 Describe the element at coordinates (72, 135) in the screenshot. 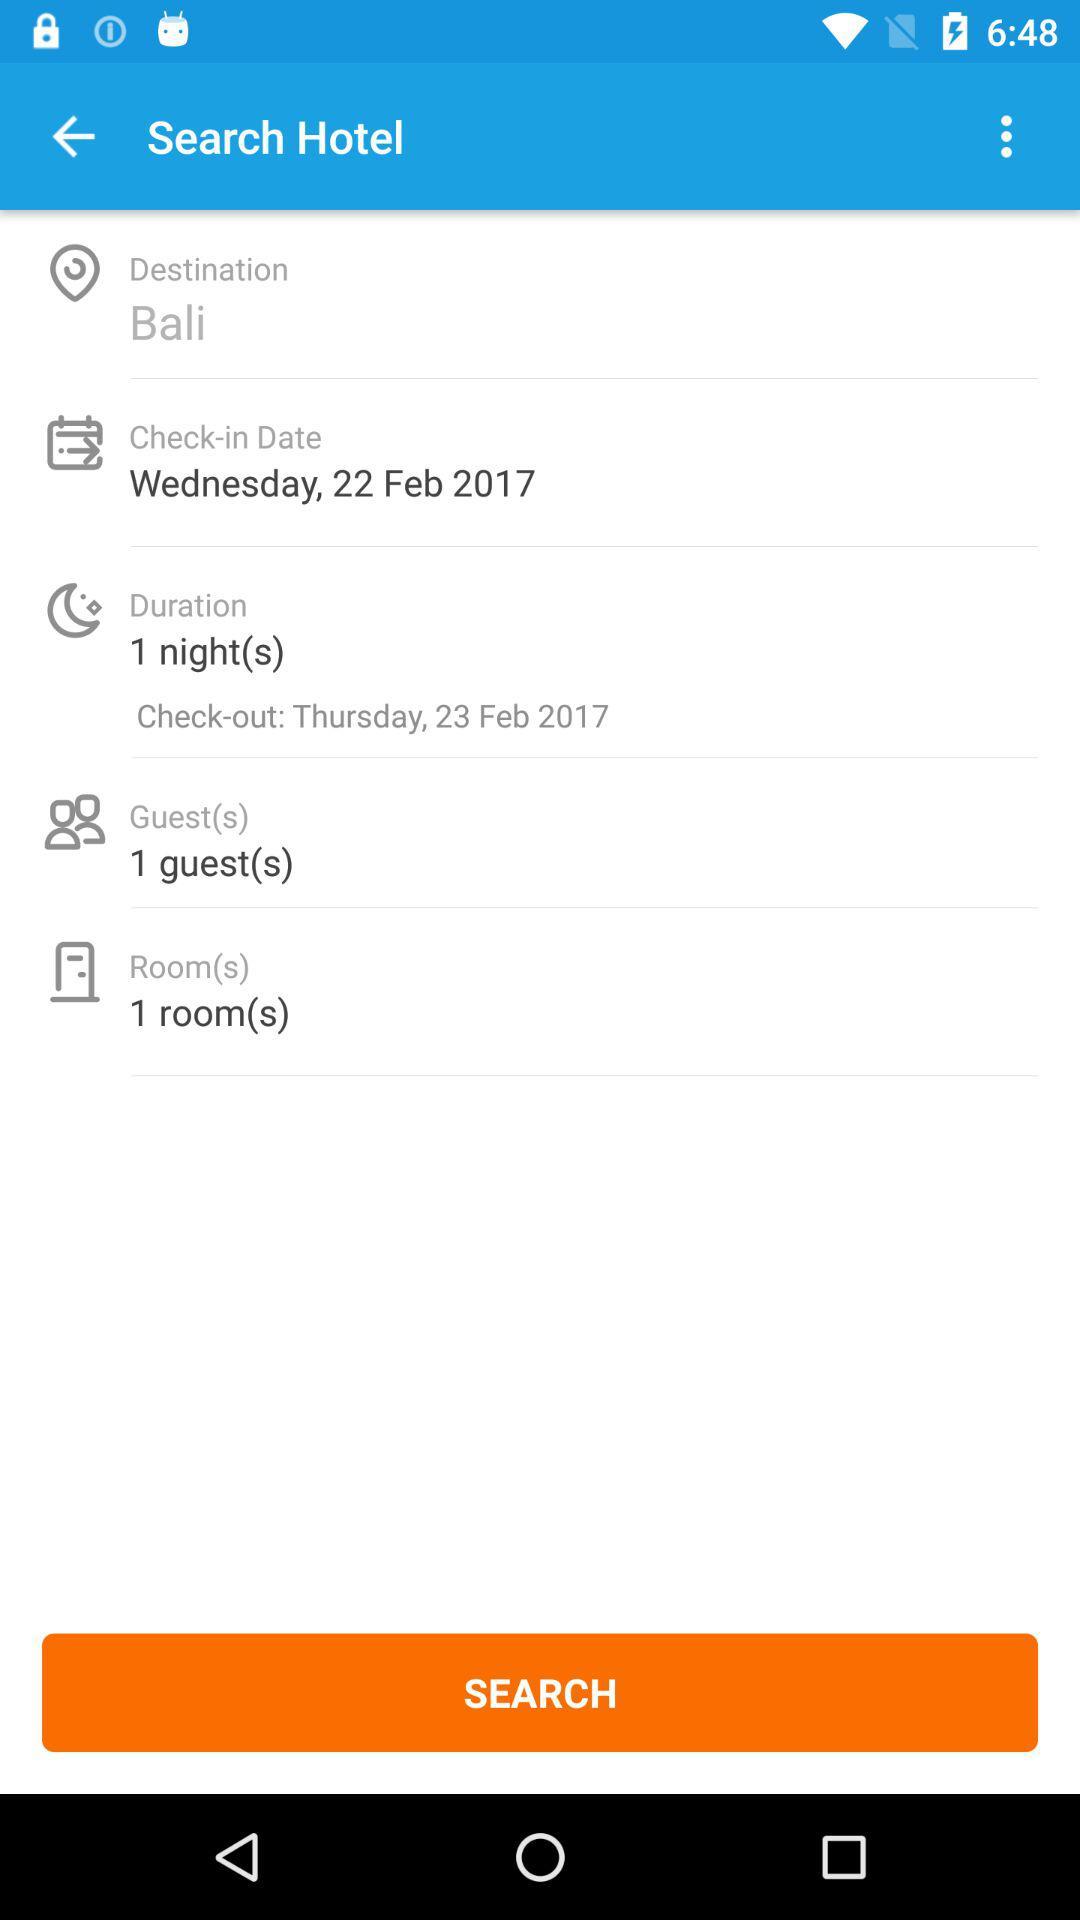

I see `go back` at that location.